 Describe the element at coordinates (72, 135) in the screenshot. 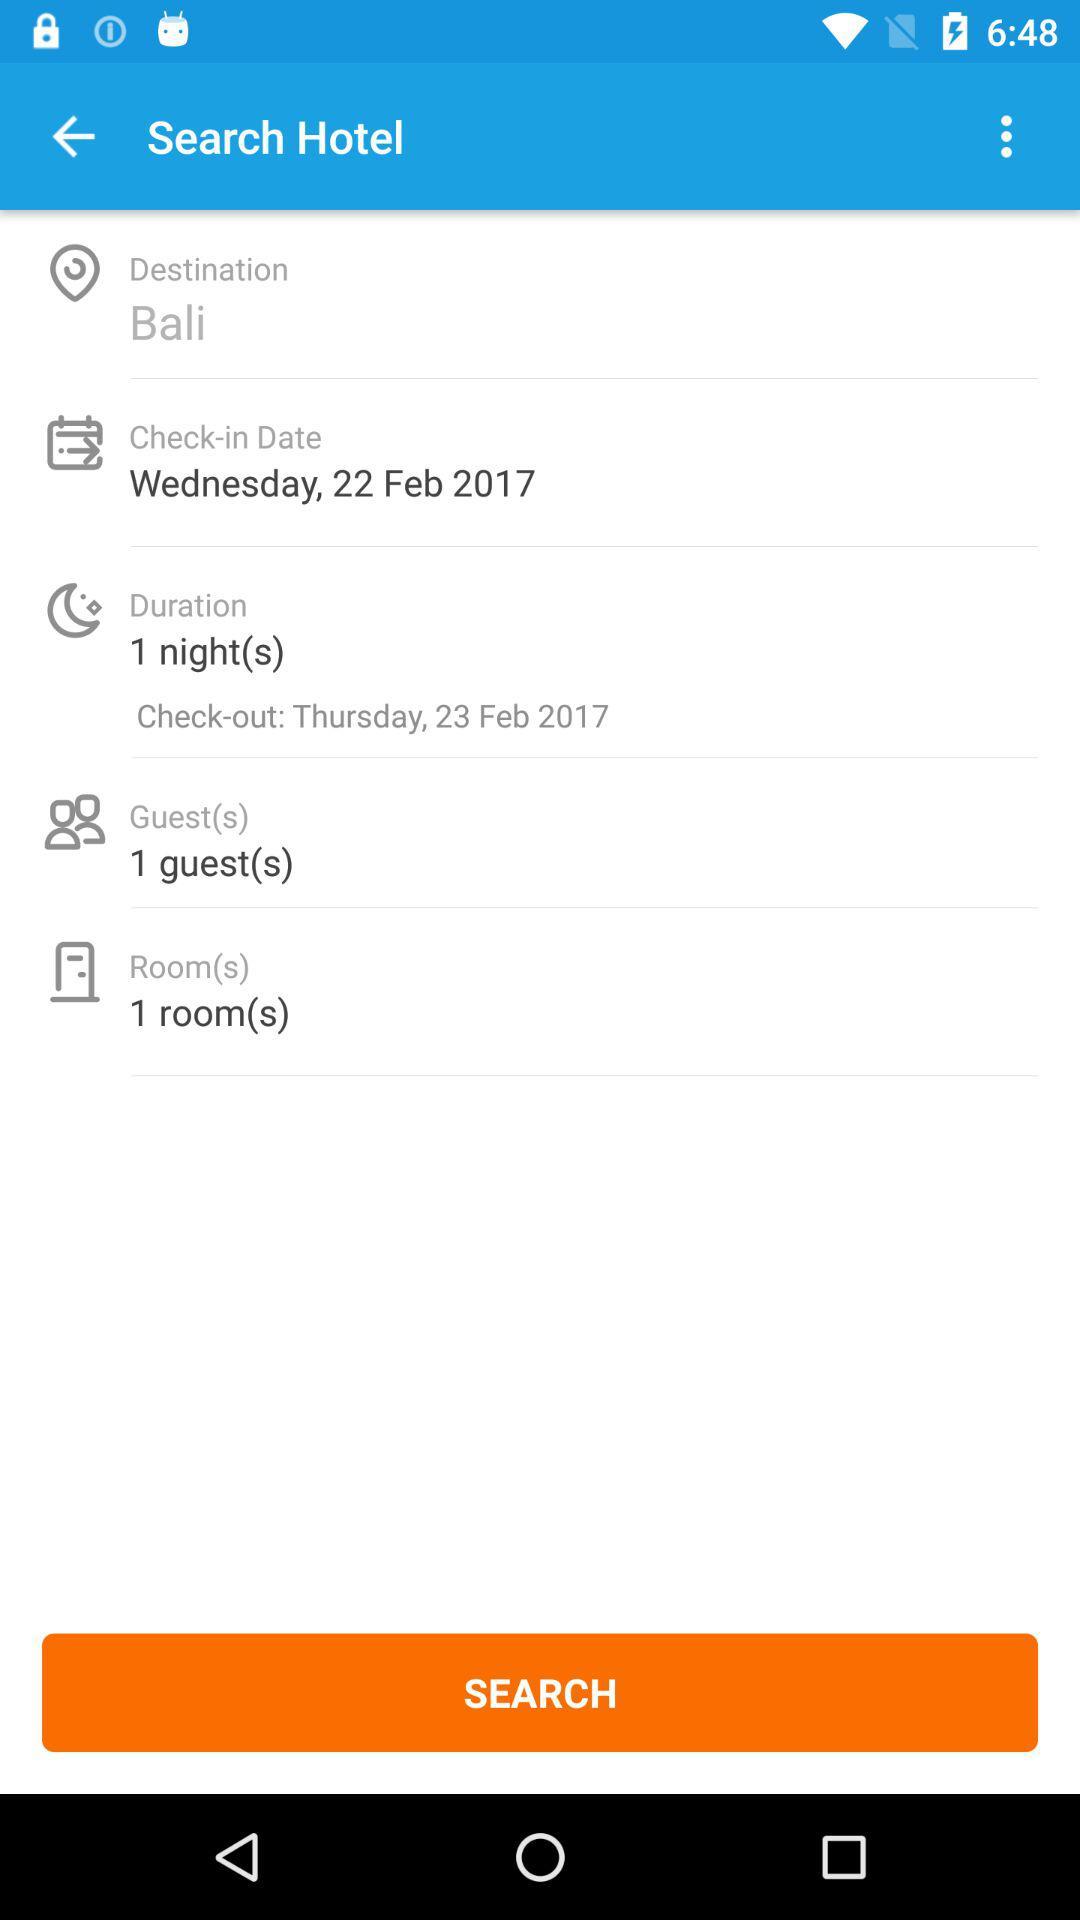

I see `go back` at that location.